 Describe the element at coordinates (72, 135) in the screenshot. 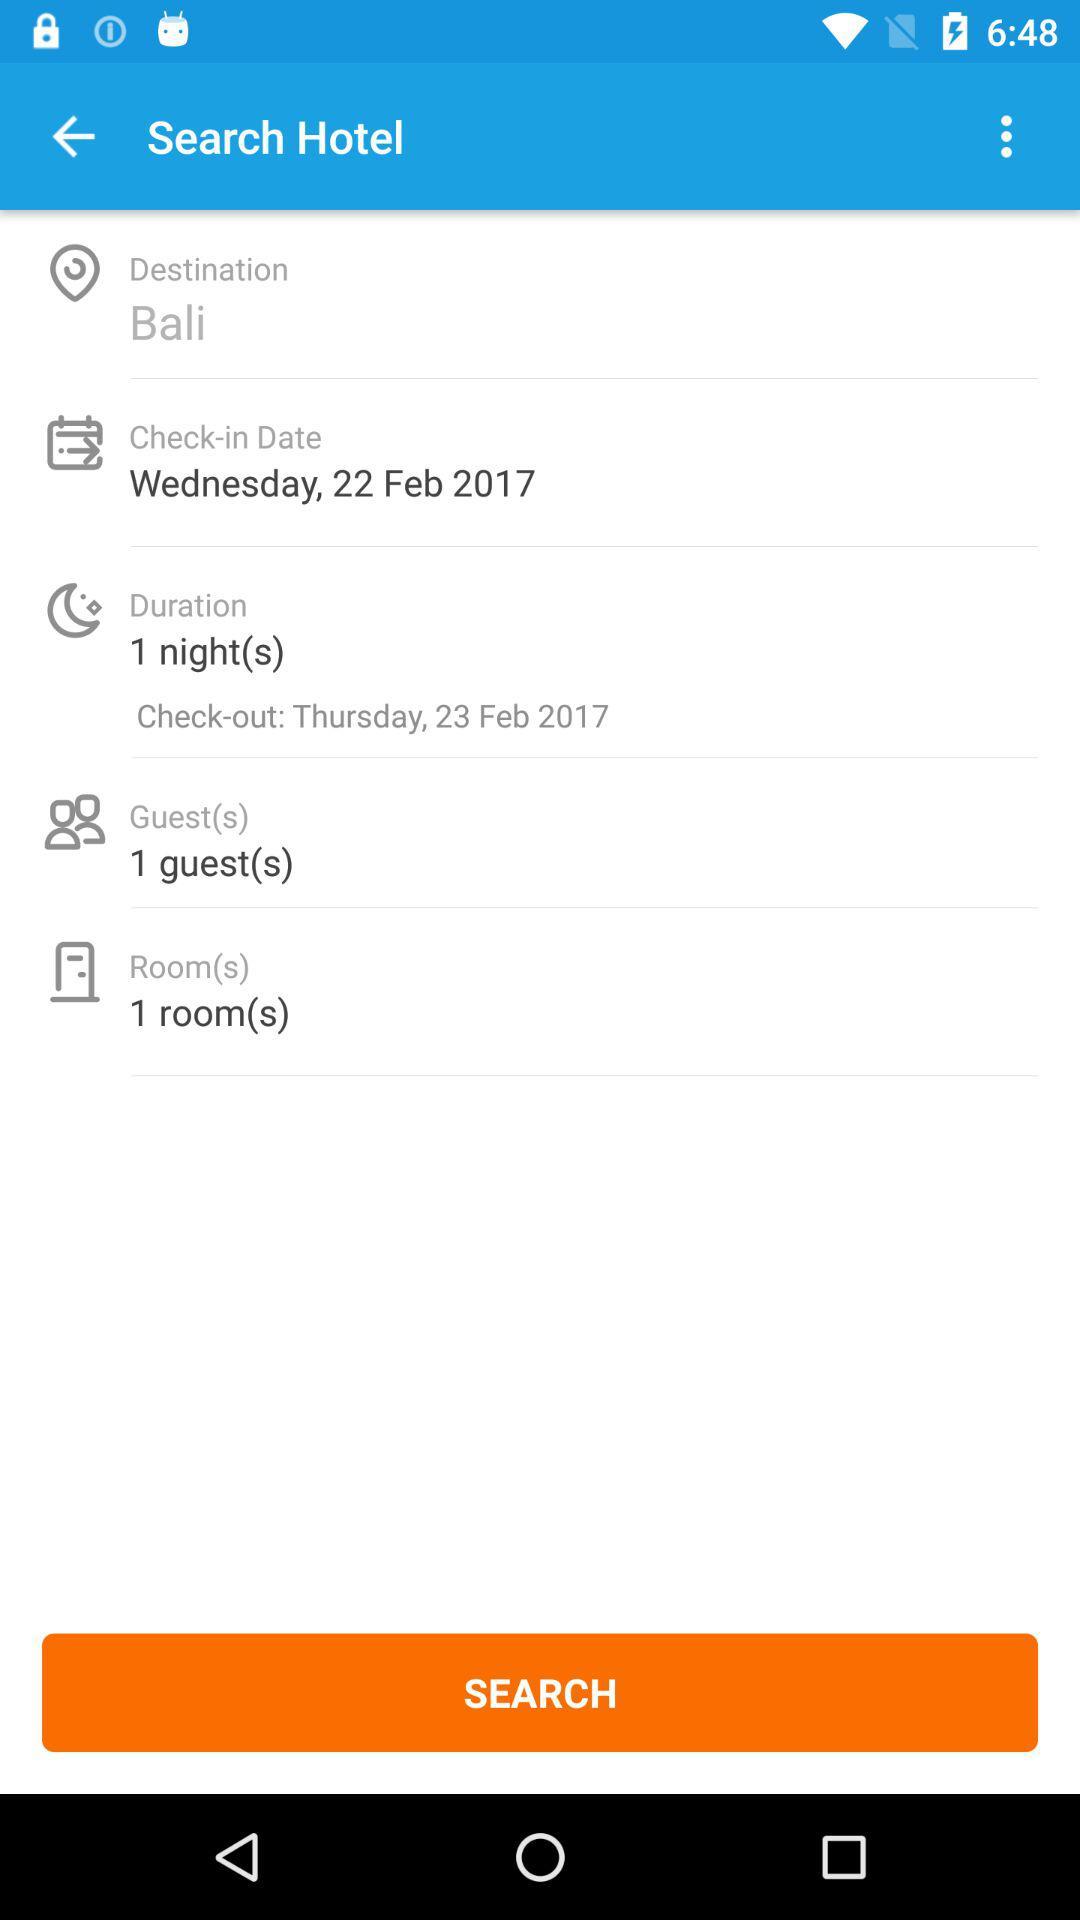

I see `go back` at that location.